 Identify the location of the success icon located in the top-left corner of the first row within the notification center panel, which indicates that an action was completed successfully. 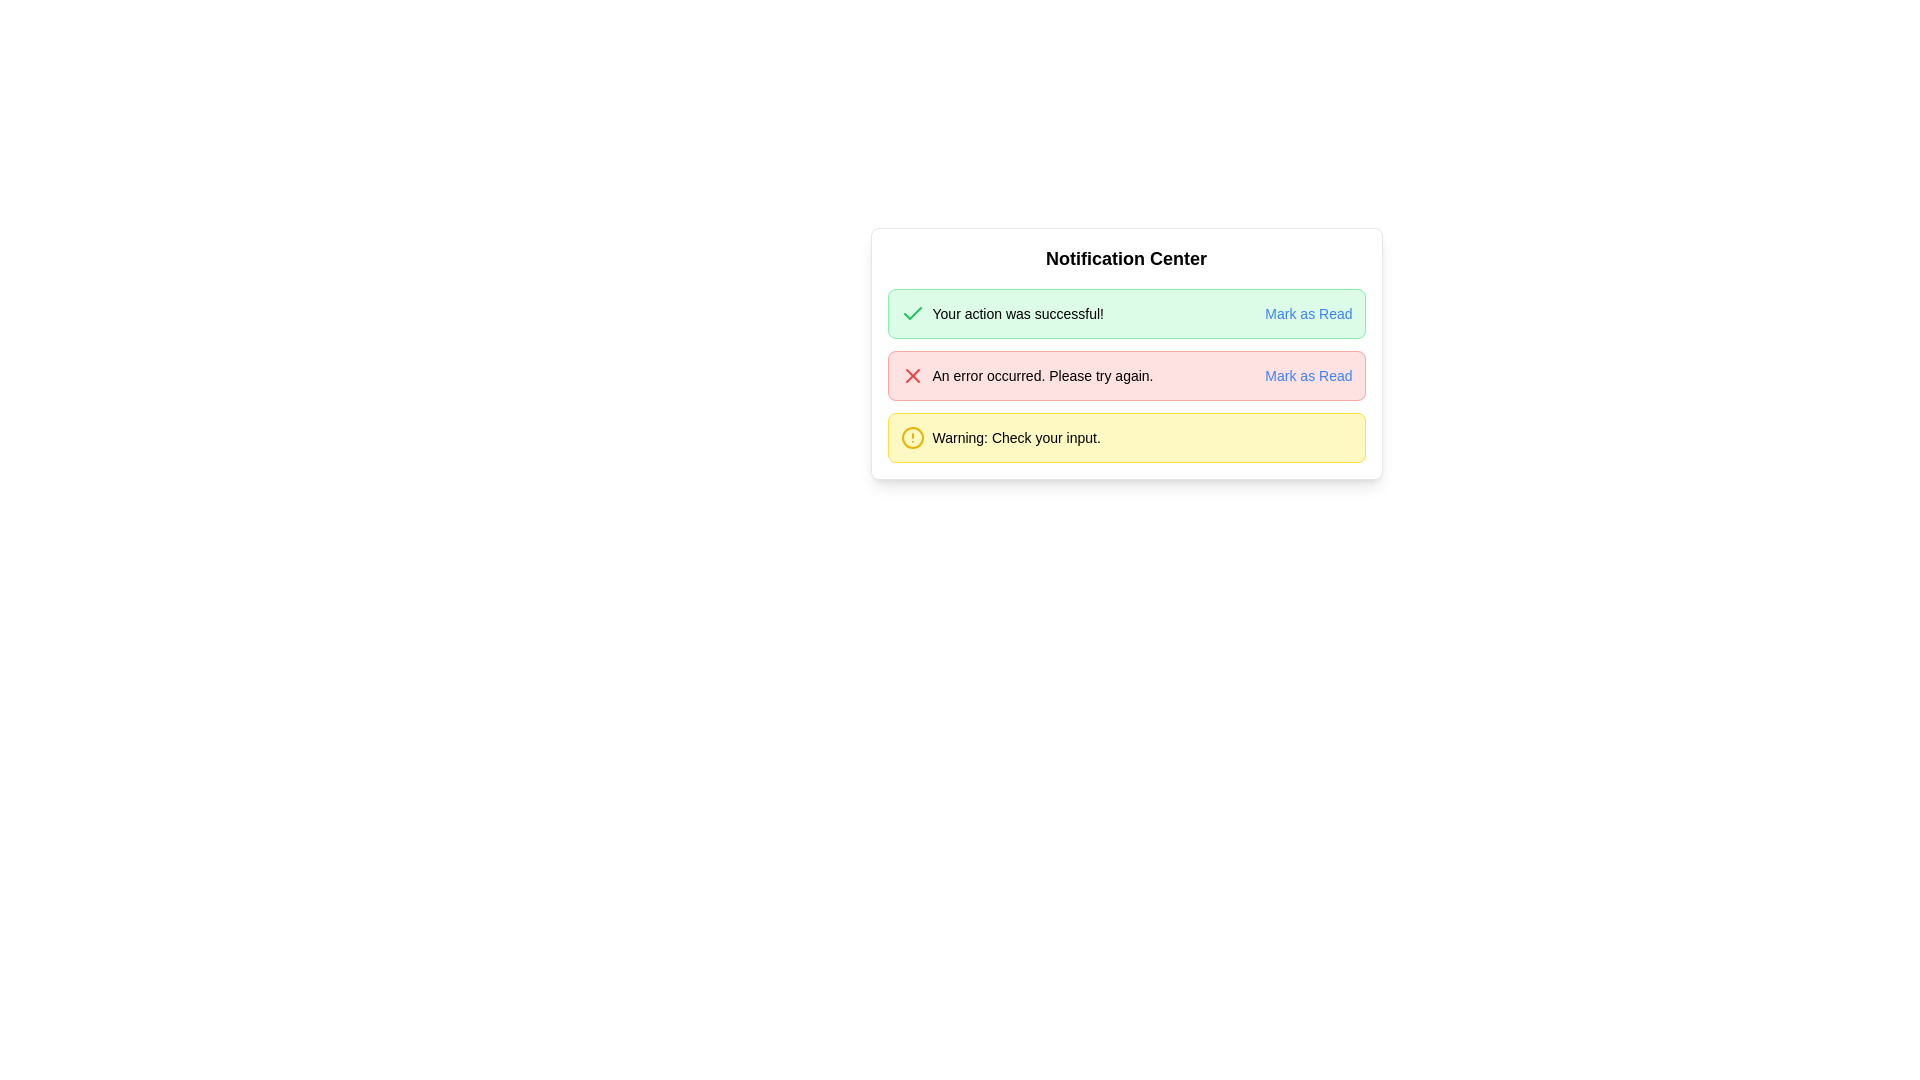
(911, 313).